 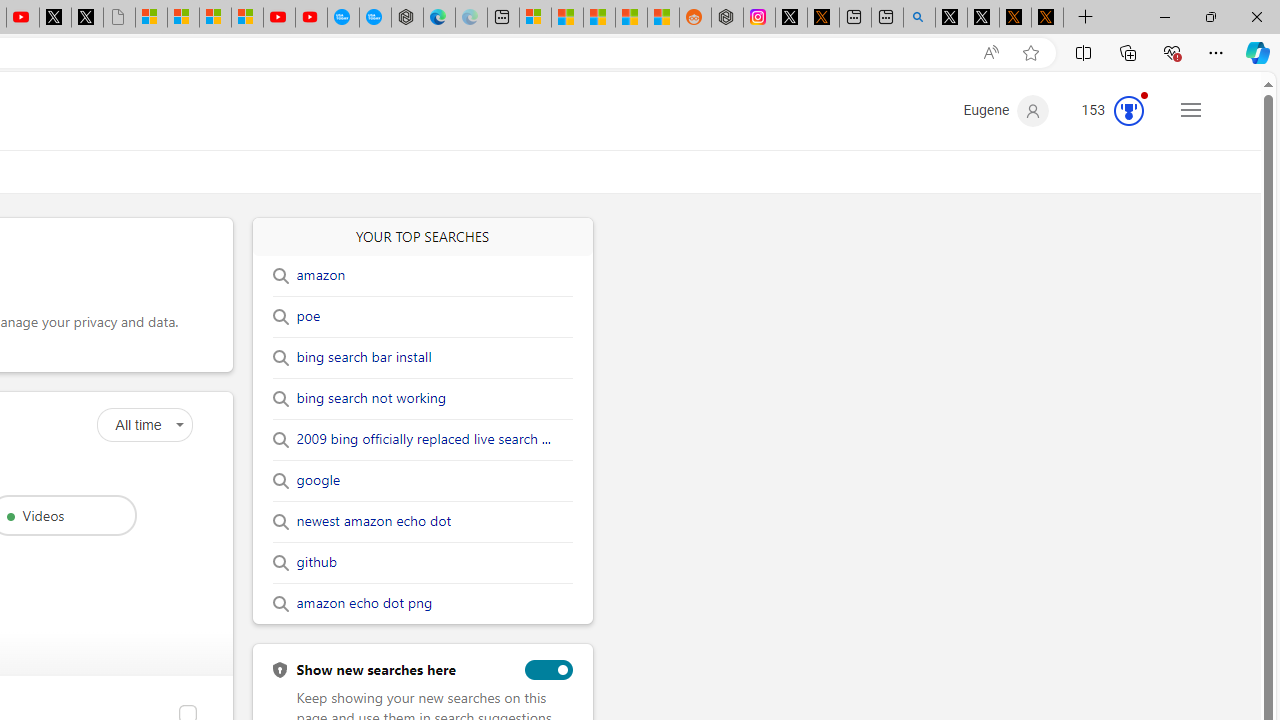 I want to click on 'Selected time filter is All time', so click(x=143, y=424).